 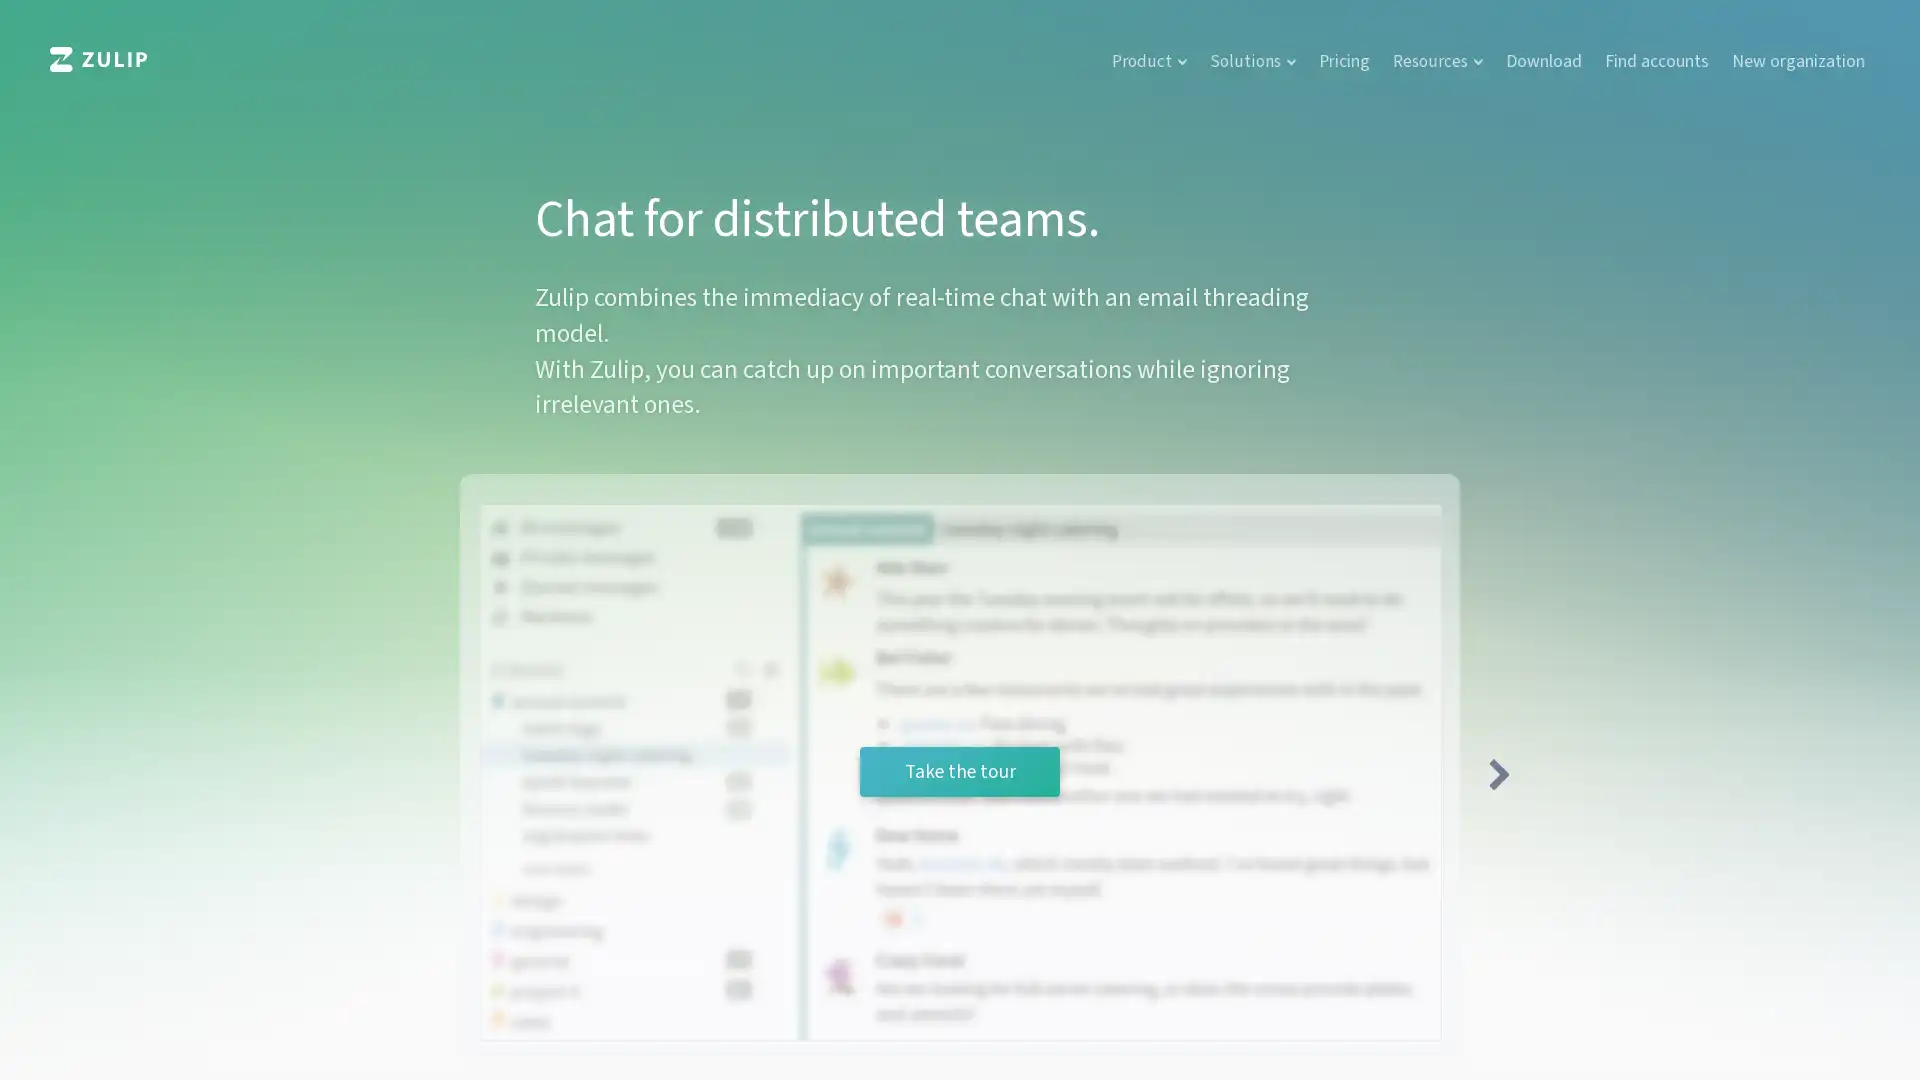 I want to click on Take the tour, so click(x=960, y=770).